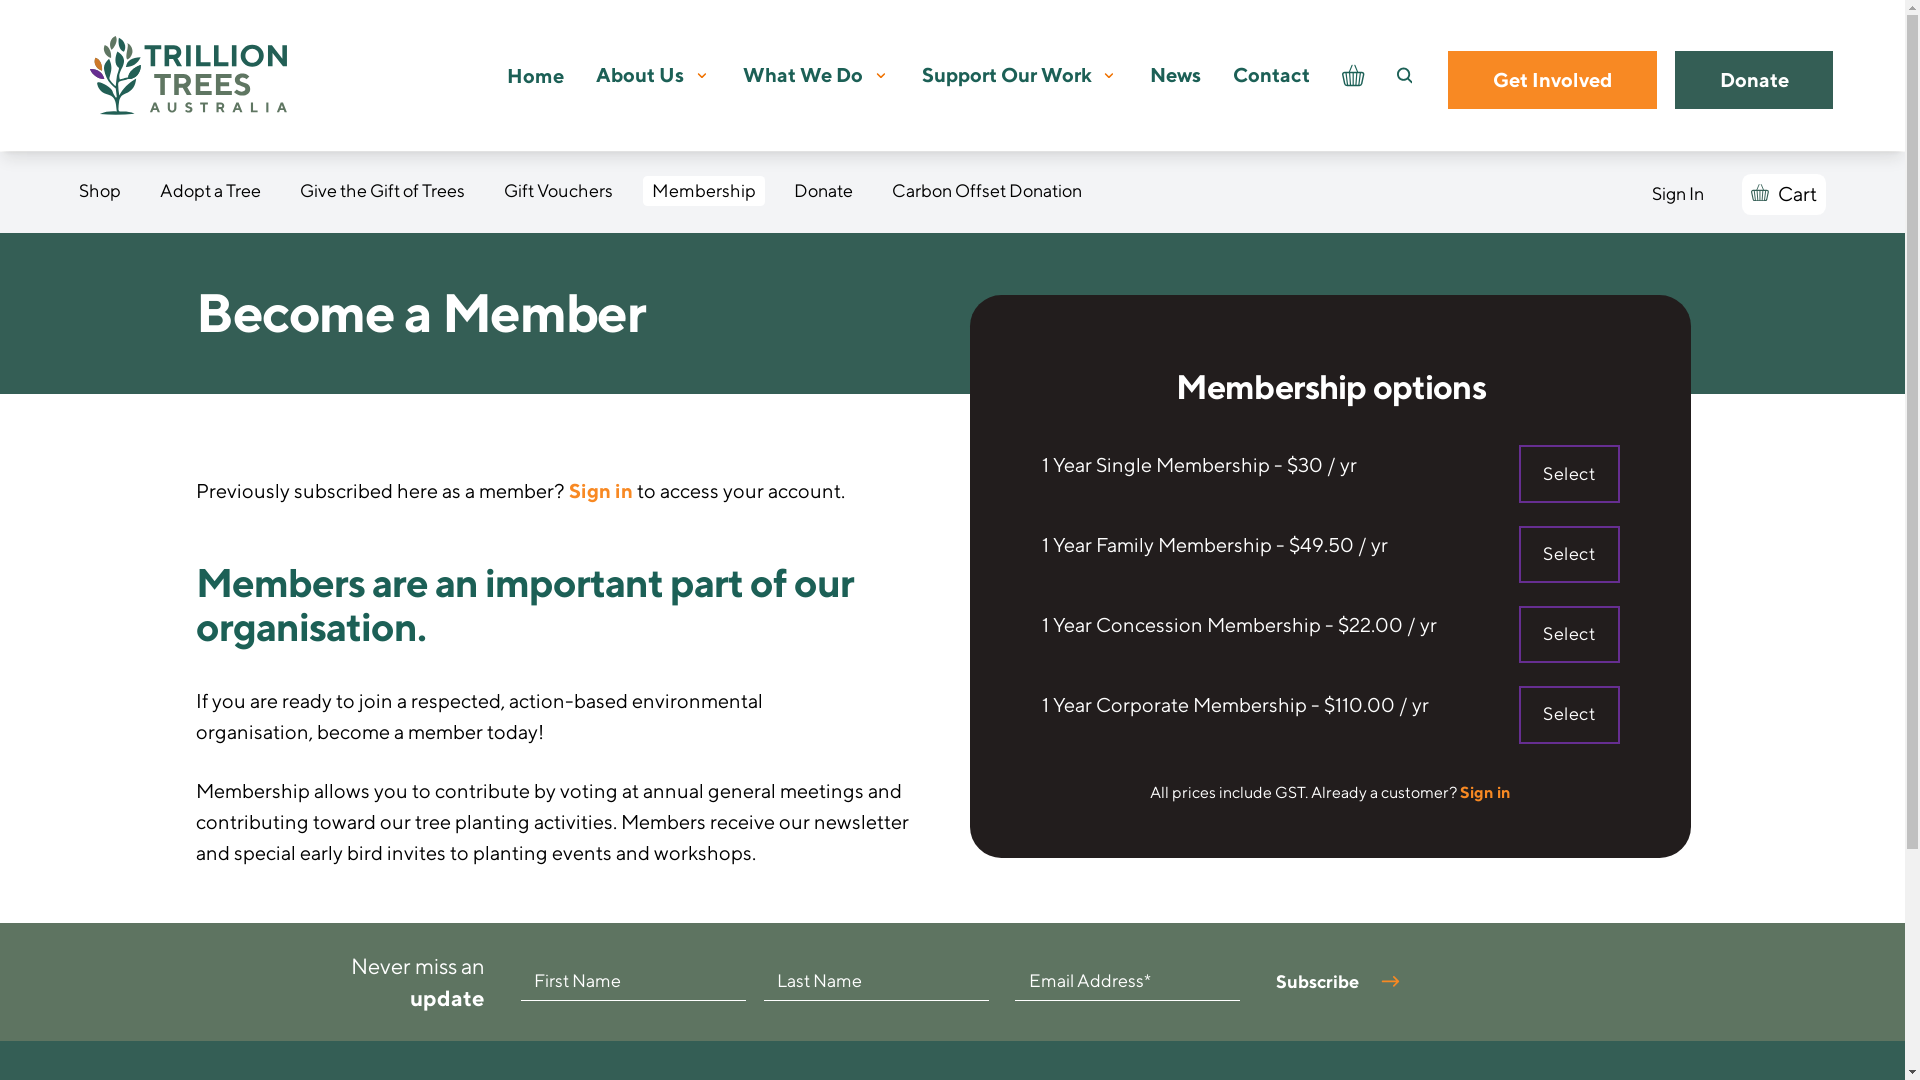 The width and height of the screenshot is (1920, 1080). Describe the element at coordinates (558, 191) in the screenshot. I see `'Gift Vouchers'` at that location.